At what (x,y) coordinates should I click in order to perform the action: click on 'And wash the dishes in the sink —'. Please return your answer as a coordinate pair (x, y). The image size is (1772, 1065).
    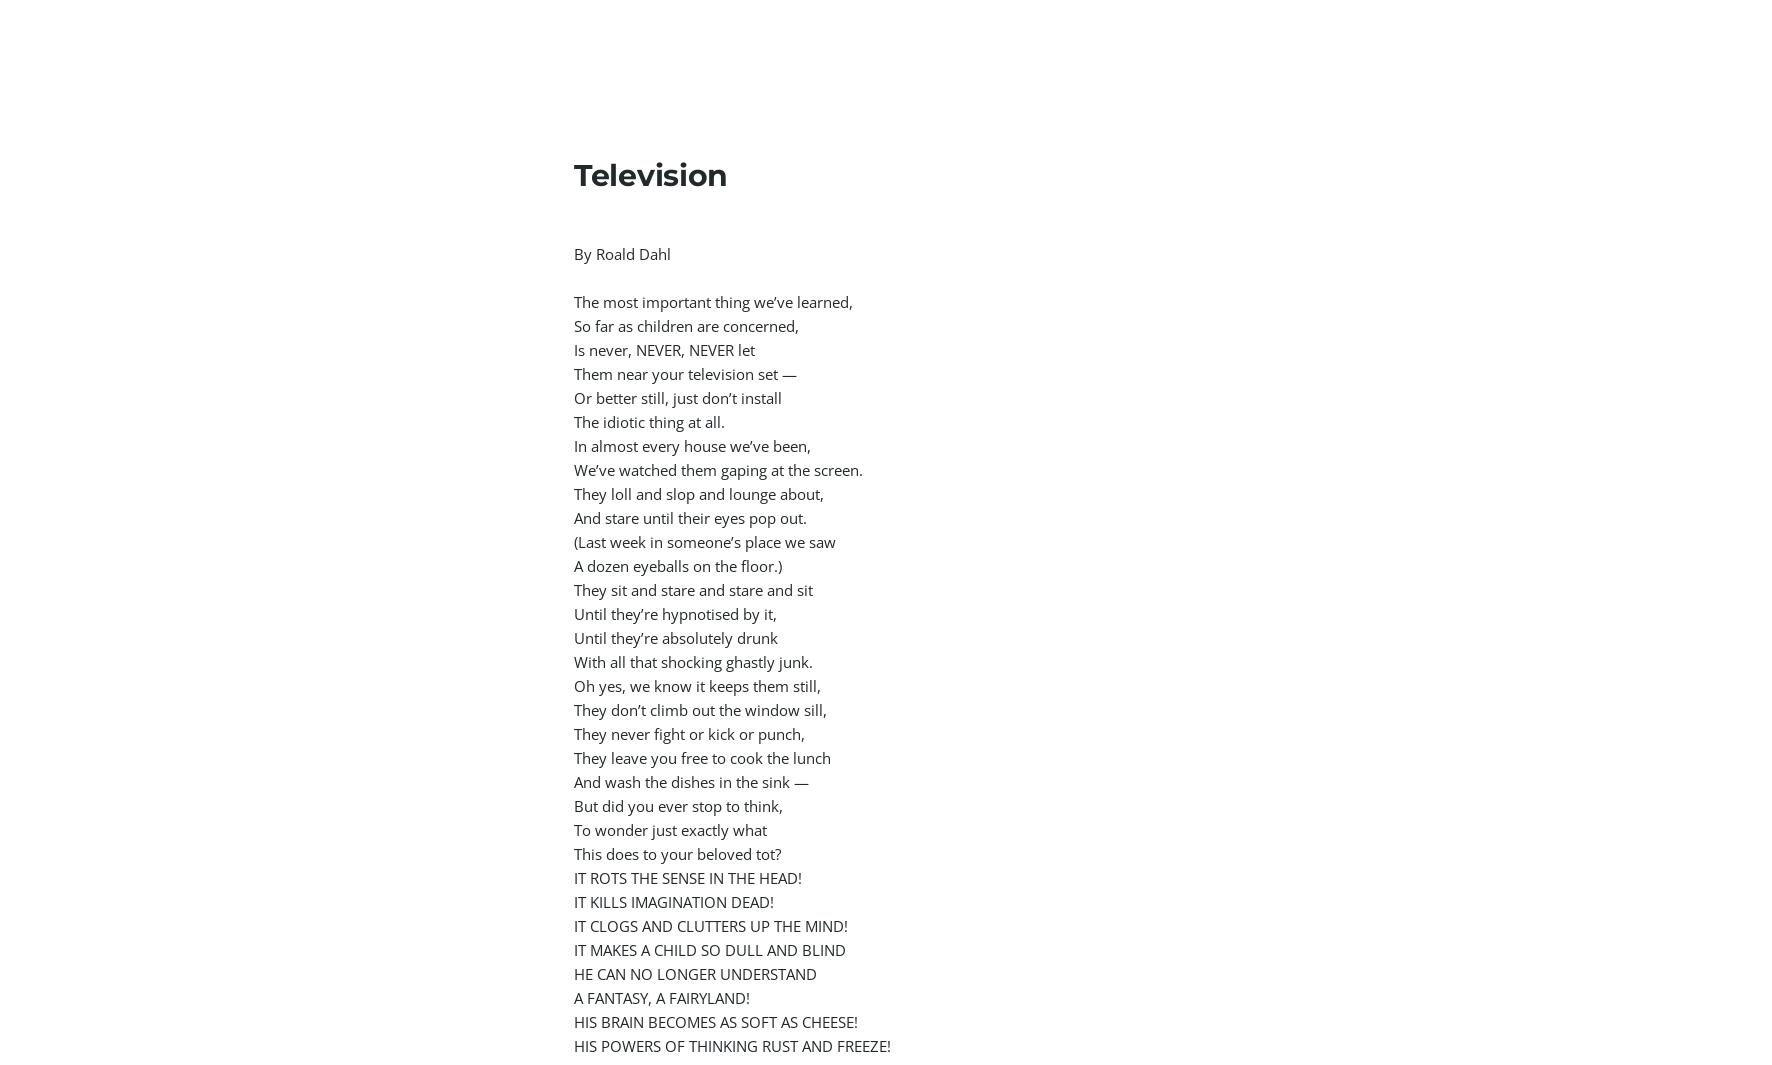
    Looking at the image, I should click on (573, 782).